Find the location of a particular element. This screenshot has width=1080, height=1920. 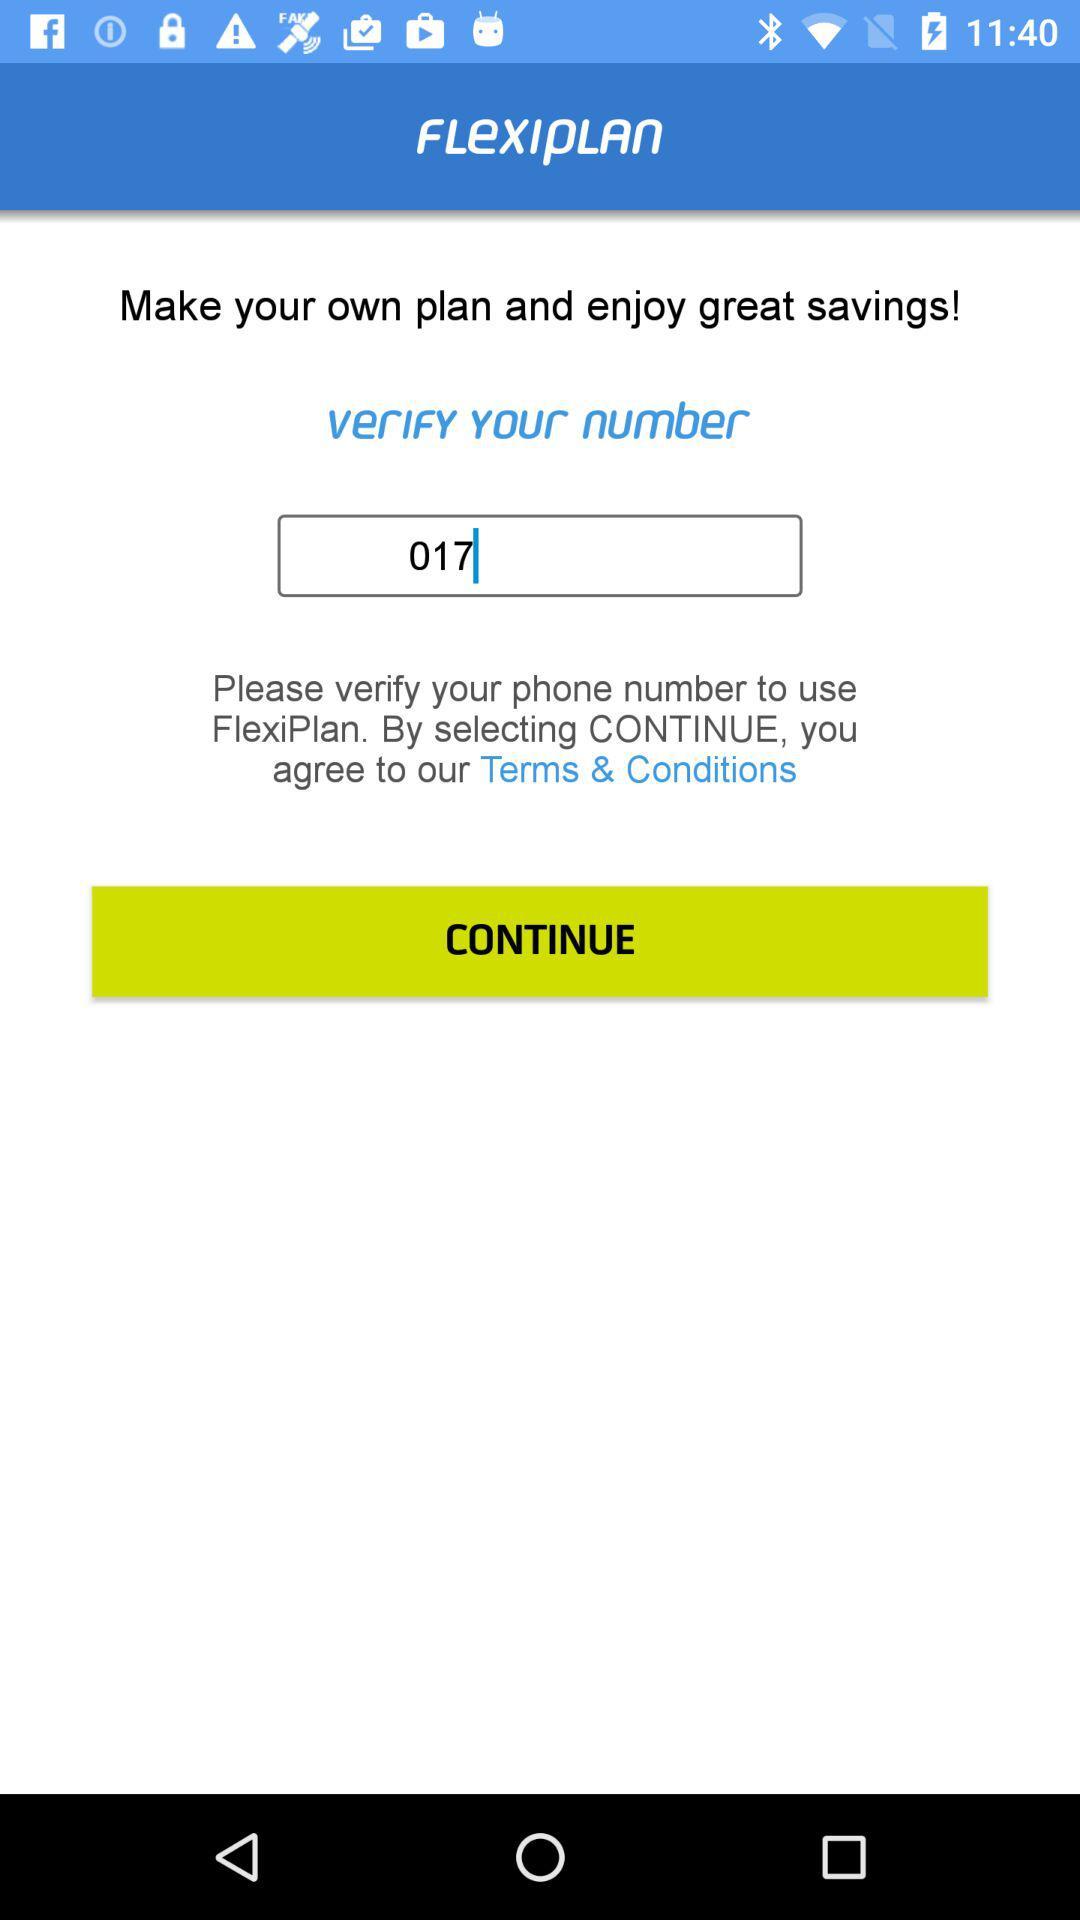

item above please verify your item is located at coordinates (546, 555).